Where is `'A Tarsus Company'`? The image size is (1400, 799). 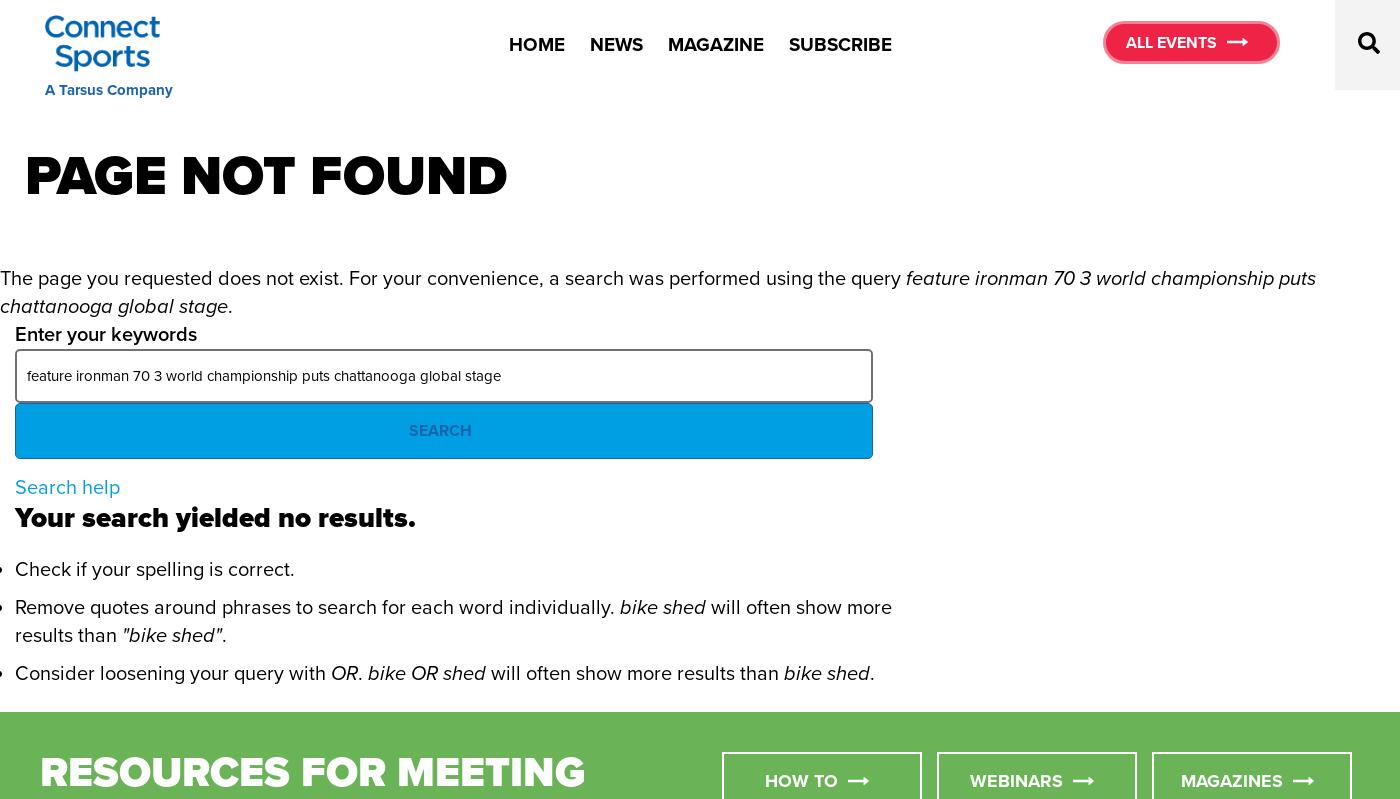
'A Tarsus Company' is located at coordinates (44, 89).